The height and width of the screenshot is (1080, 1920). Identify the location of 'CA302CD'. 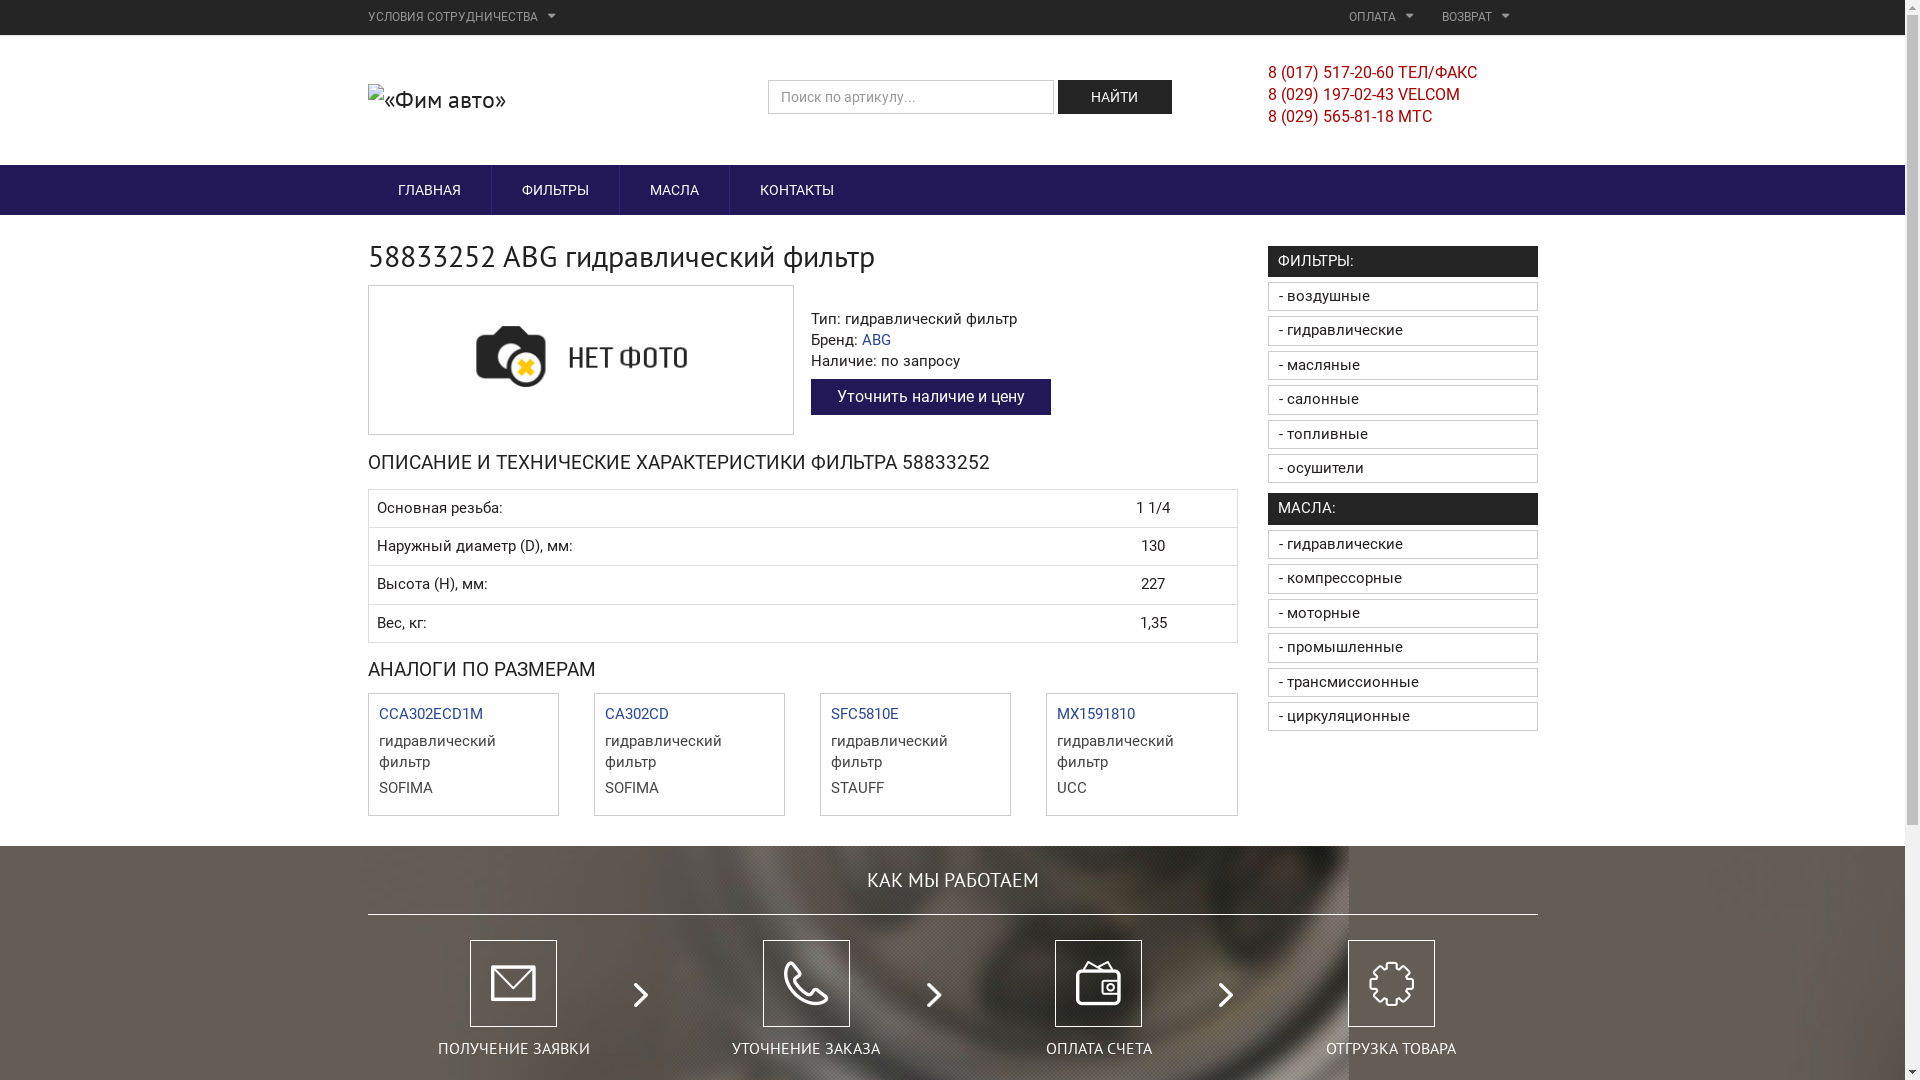
(636, 712).